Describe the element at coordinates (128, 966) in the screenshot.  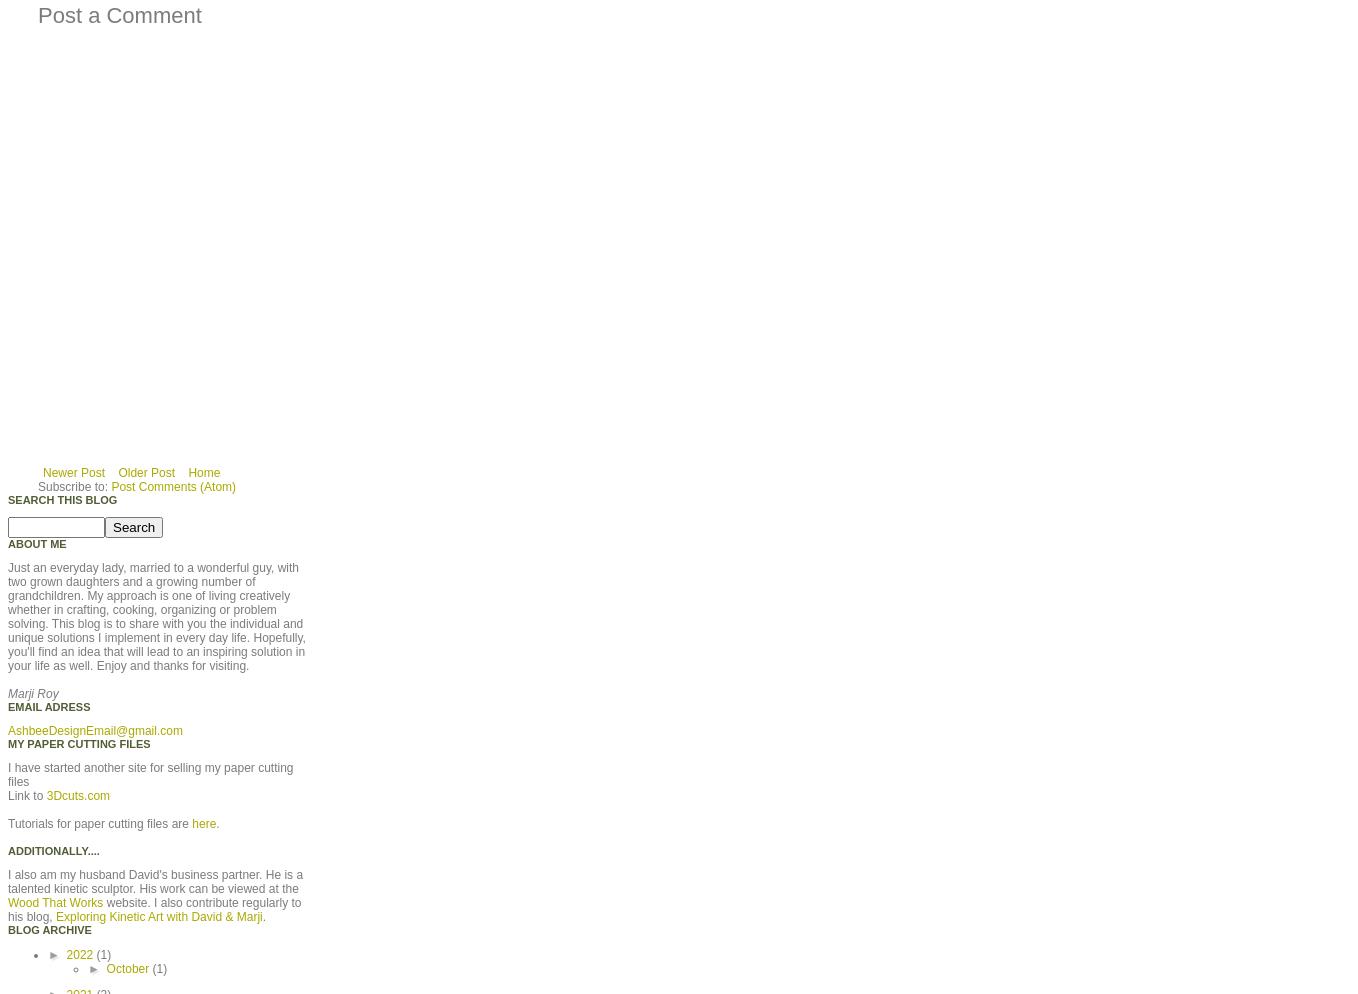
I see `'October'` at that location.